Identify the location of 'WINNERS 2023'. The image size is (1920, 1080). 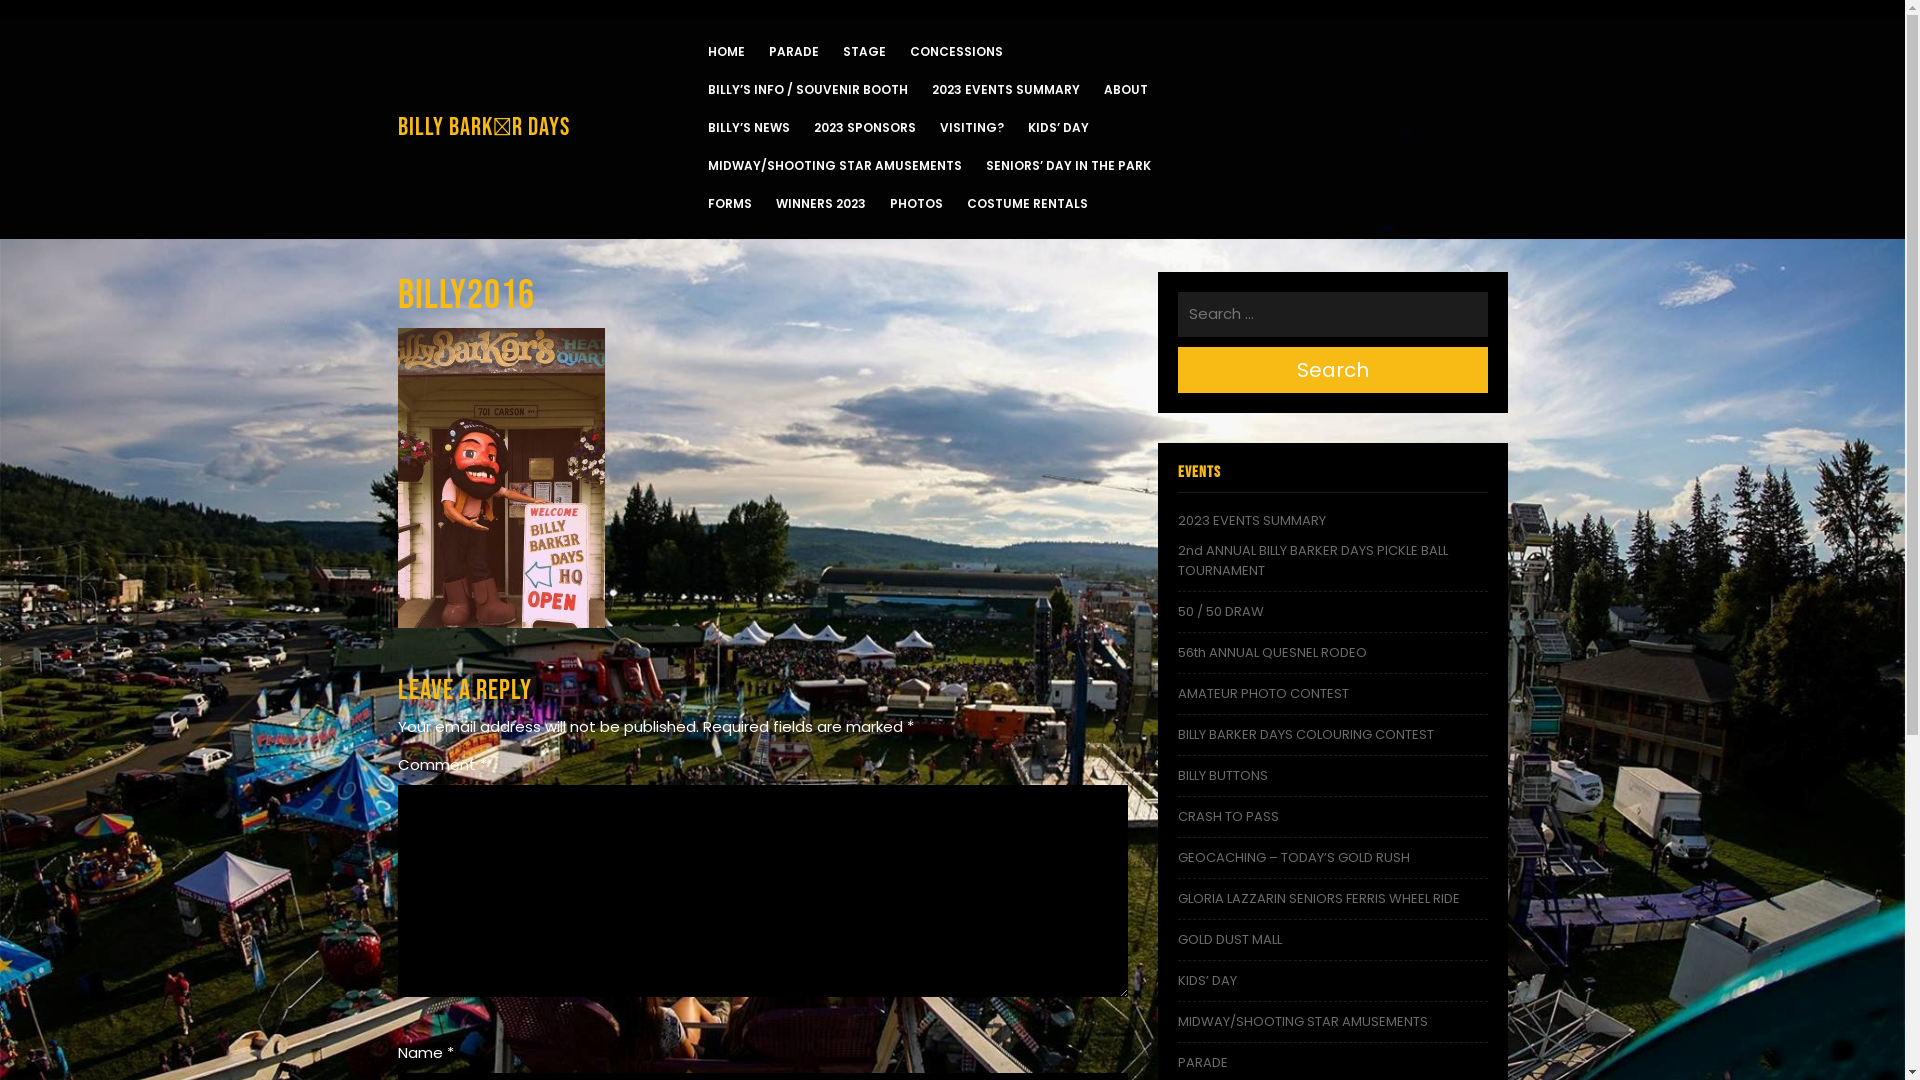
(775, 204).